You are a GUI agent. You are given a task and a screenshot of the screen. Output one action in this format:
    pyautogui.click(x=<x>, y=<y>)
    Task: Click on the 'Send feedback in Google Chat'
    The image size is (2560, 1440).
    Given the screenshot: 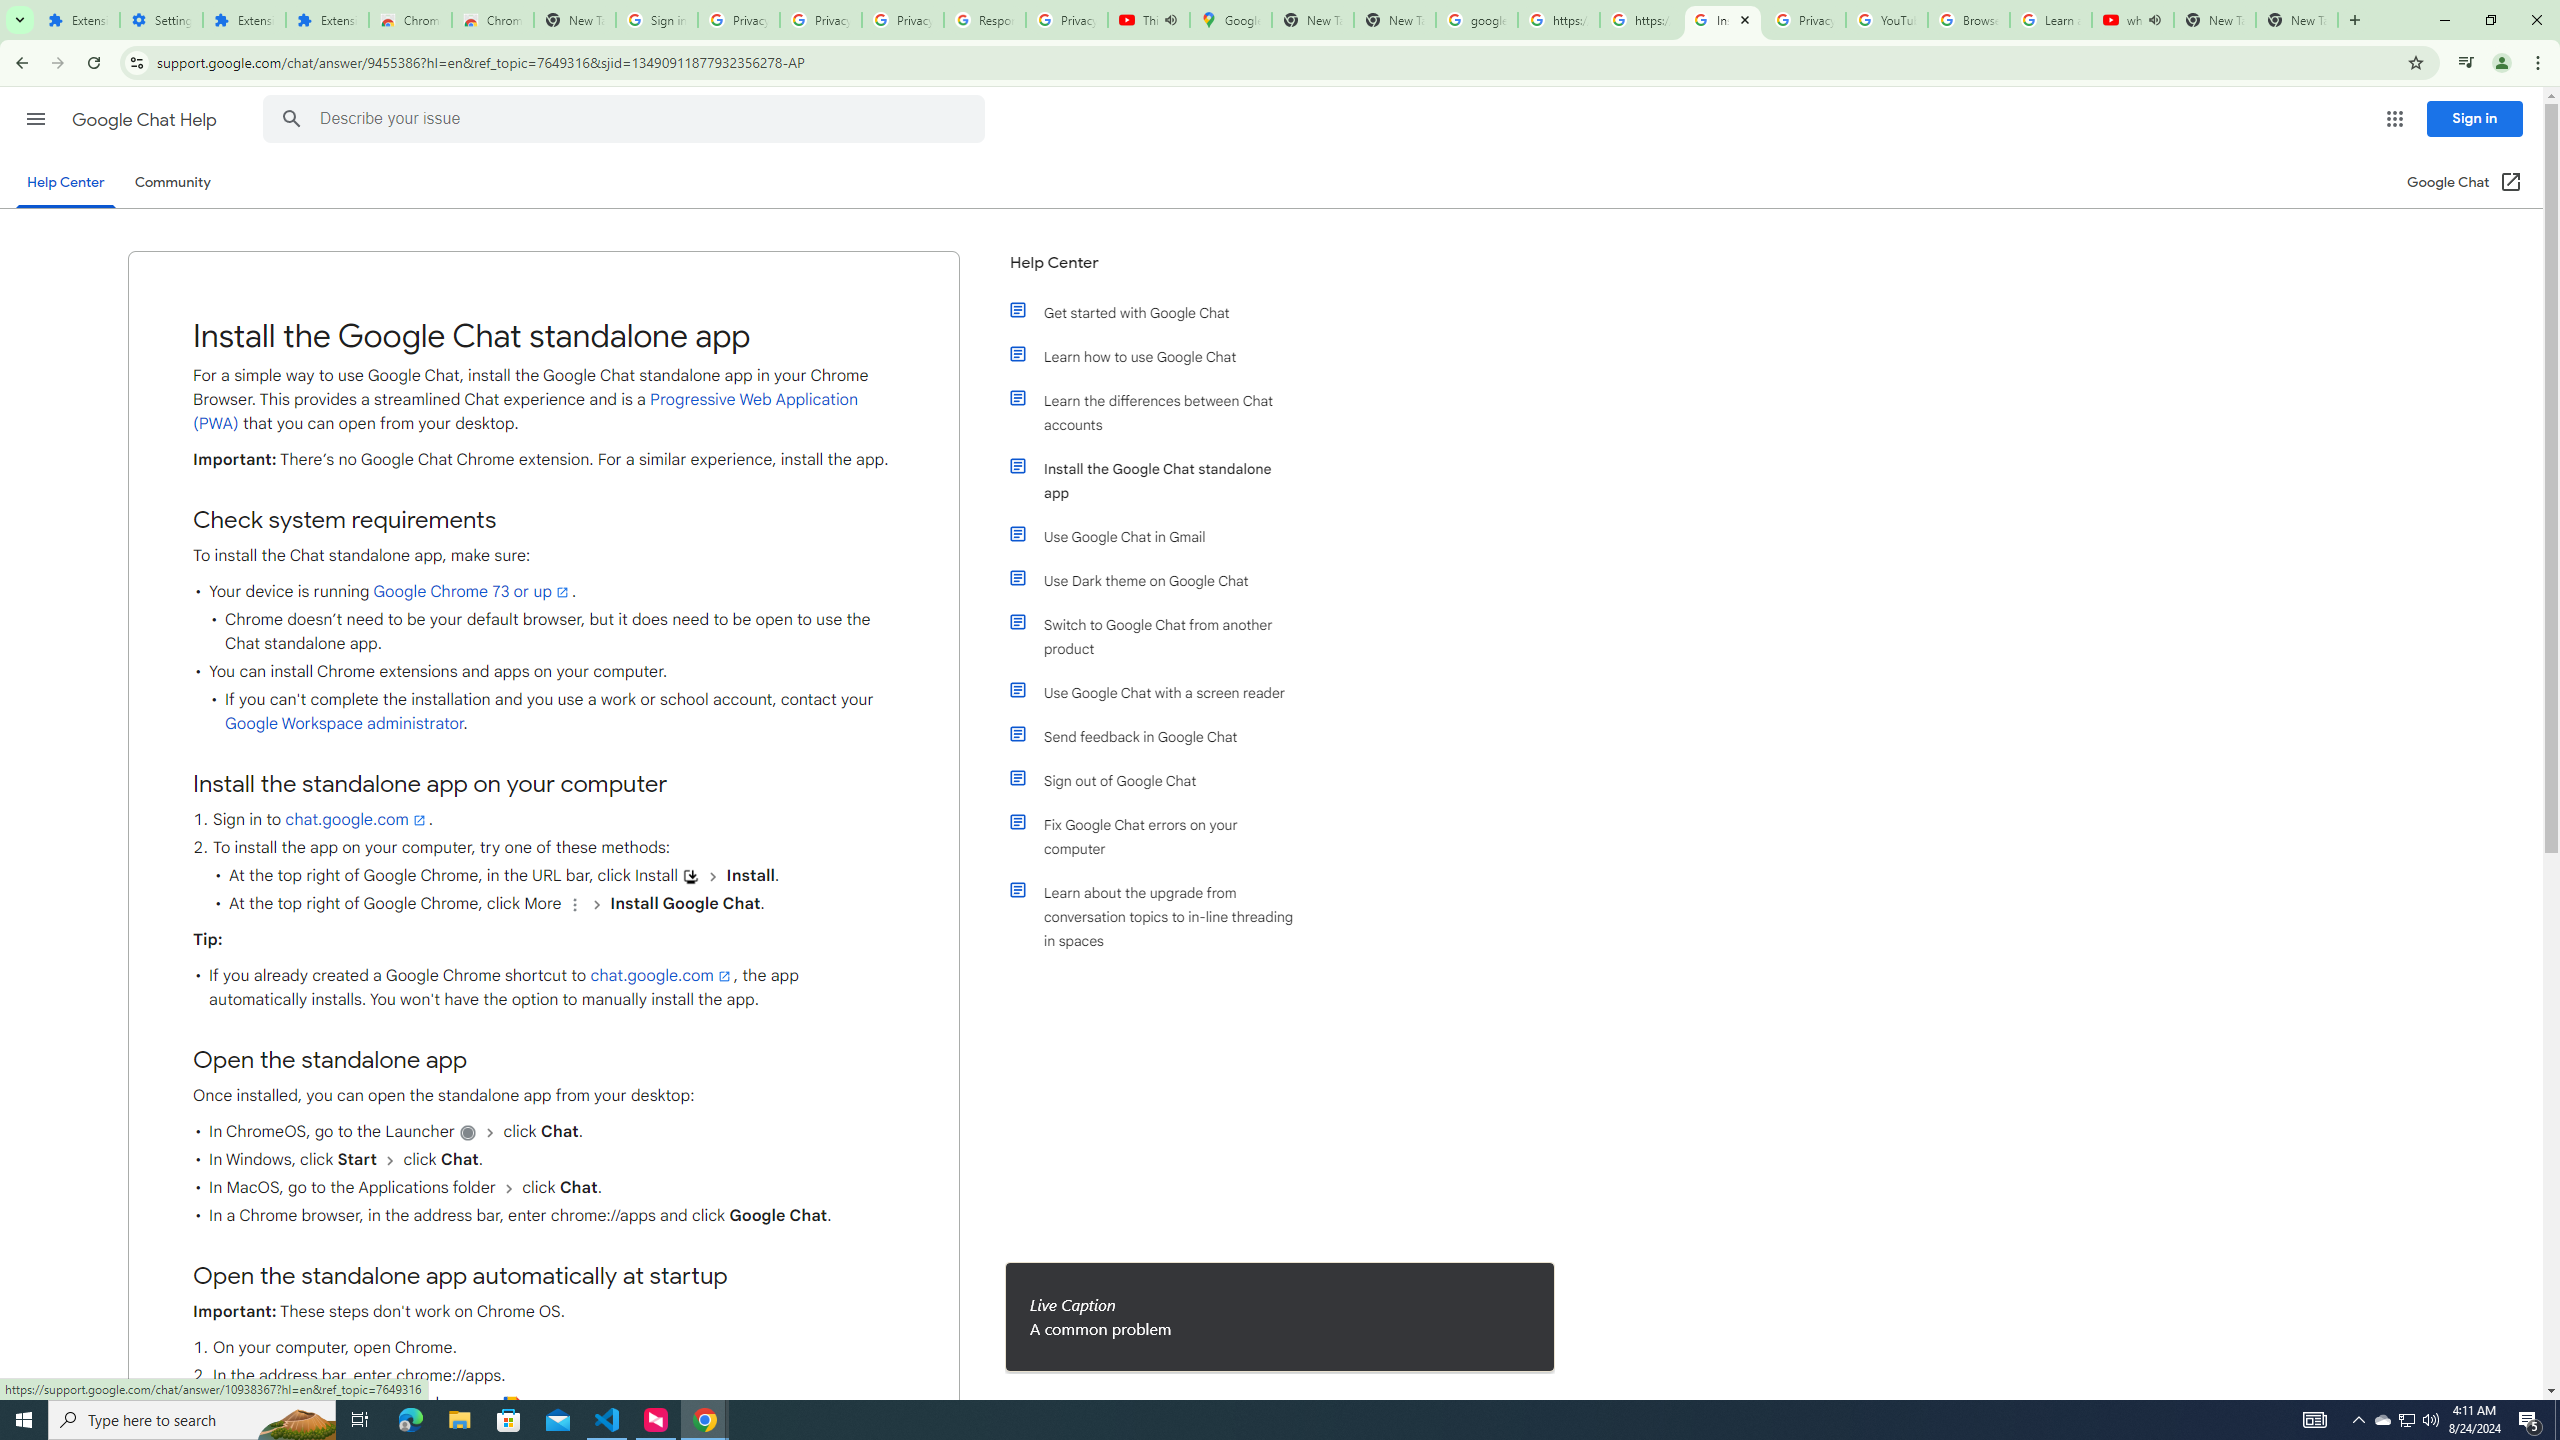 What is the action you would take?
    pyautogui.click(x=1162, y=736)
    